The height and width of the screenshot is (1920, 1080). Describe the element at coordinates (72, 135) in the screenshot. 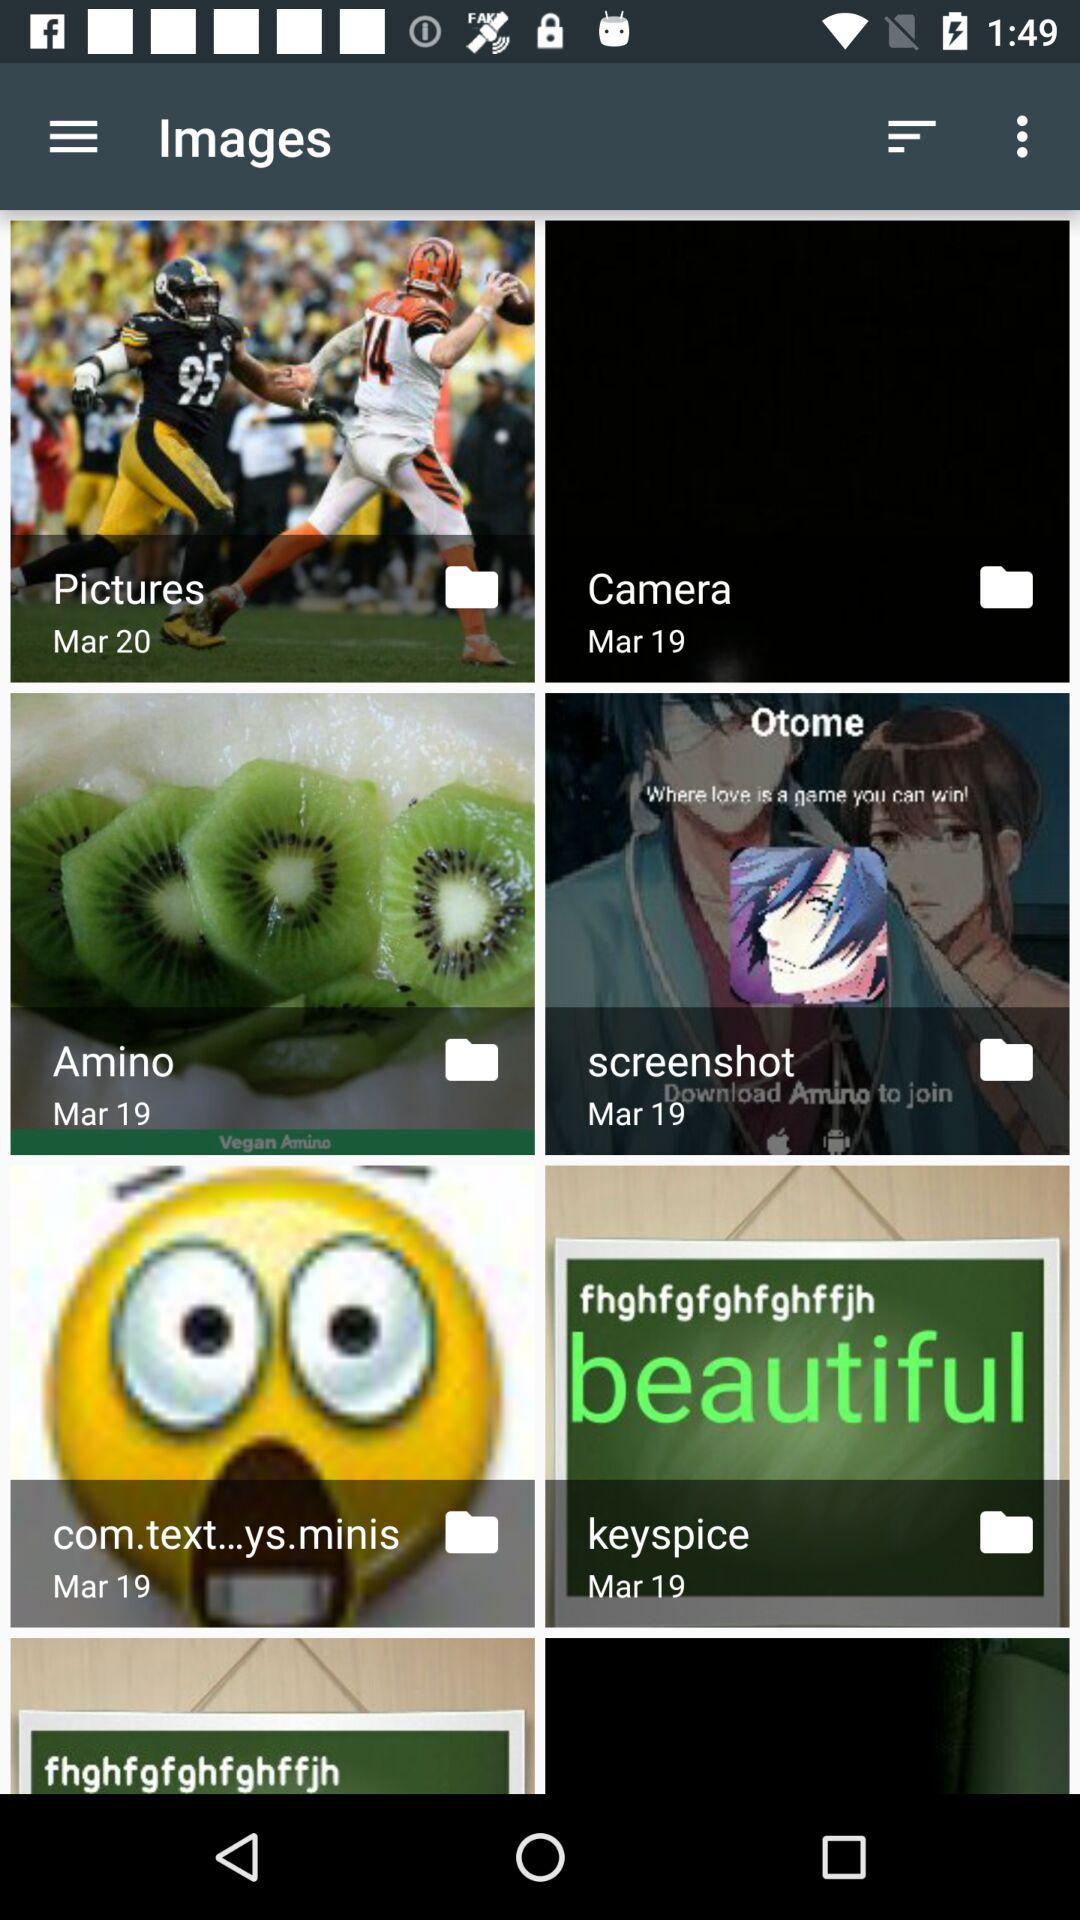

I see `icon to the left of the images icon` at that location.